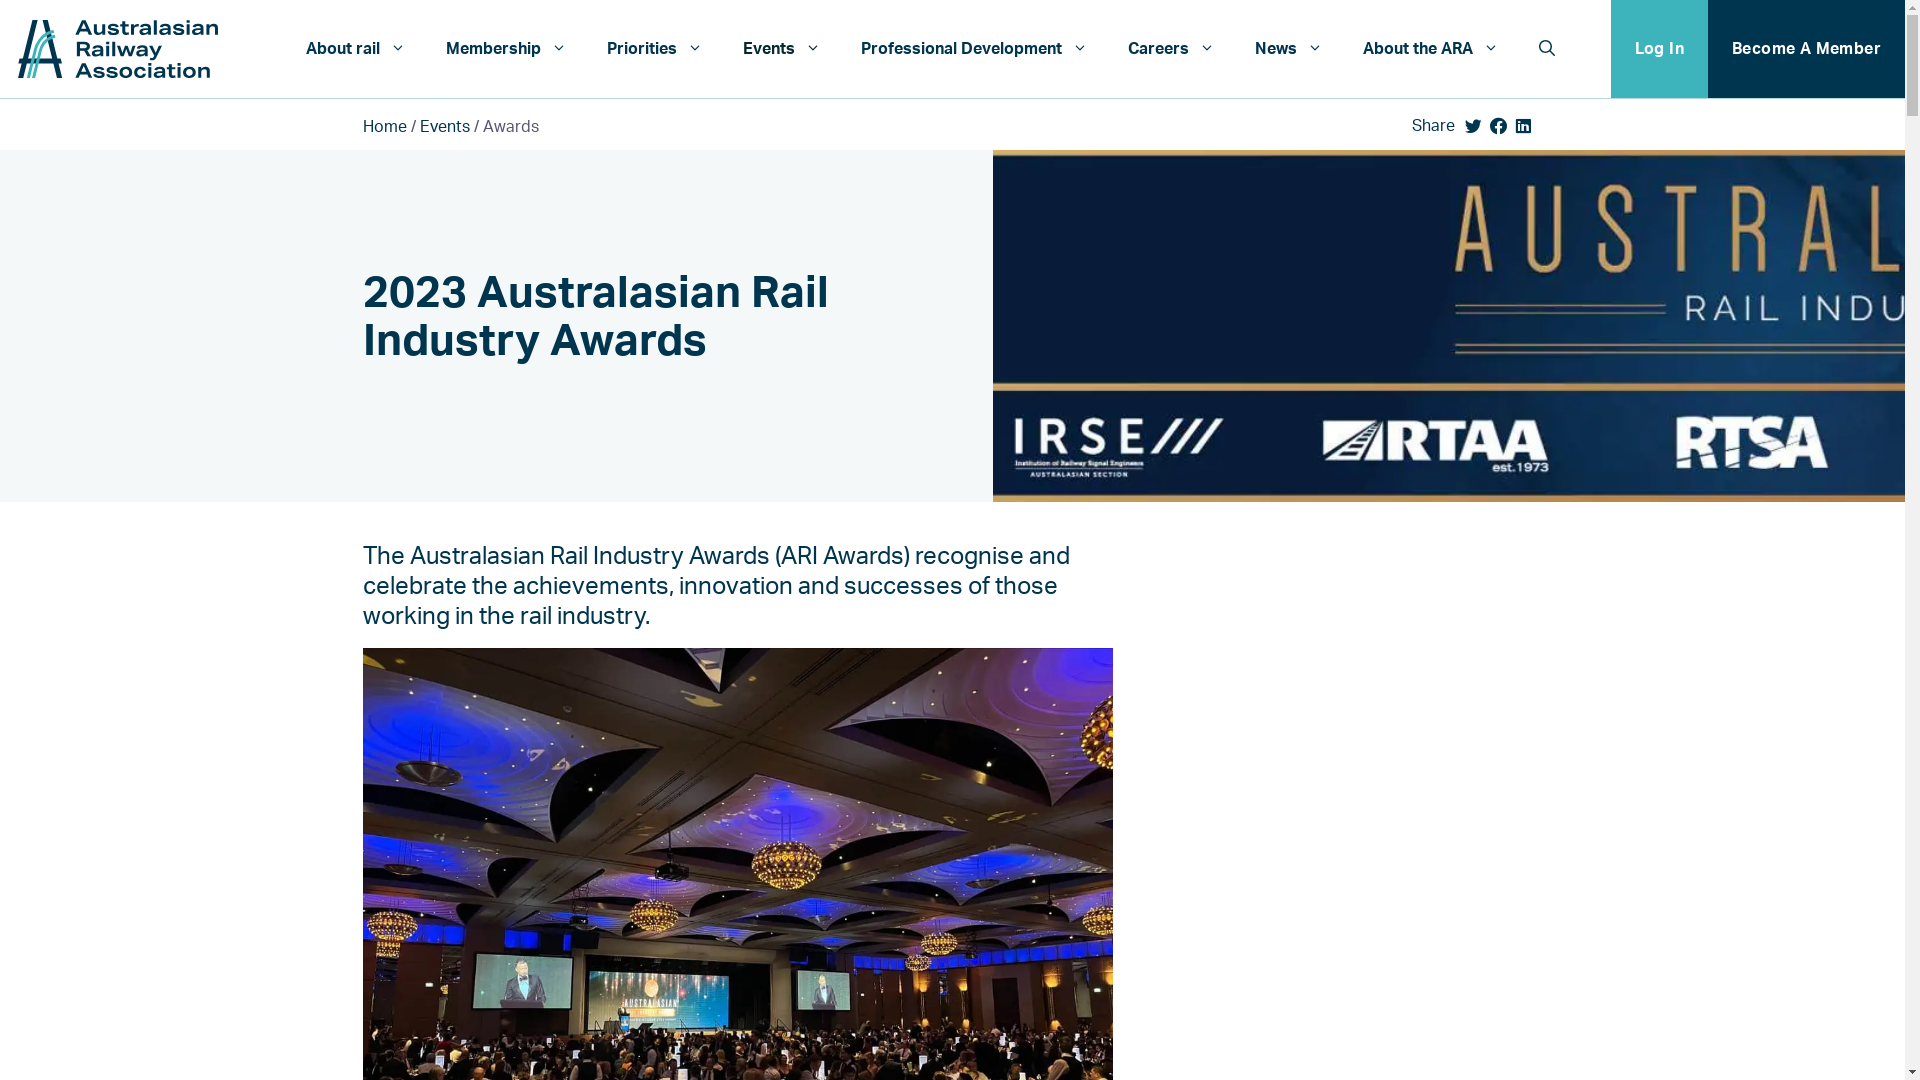 The image size is (1920, 1080). Describe the element at coordinates (1429, 47) in the screenshot. I see `'About the ARA'` at that location.